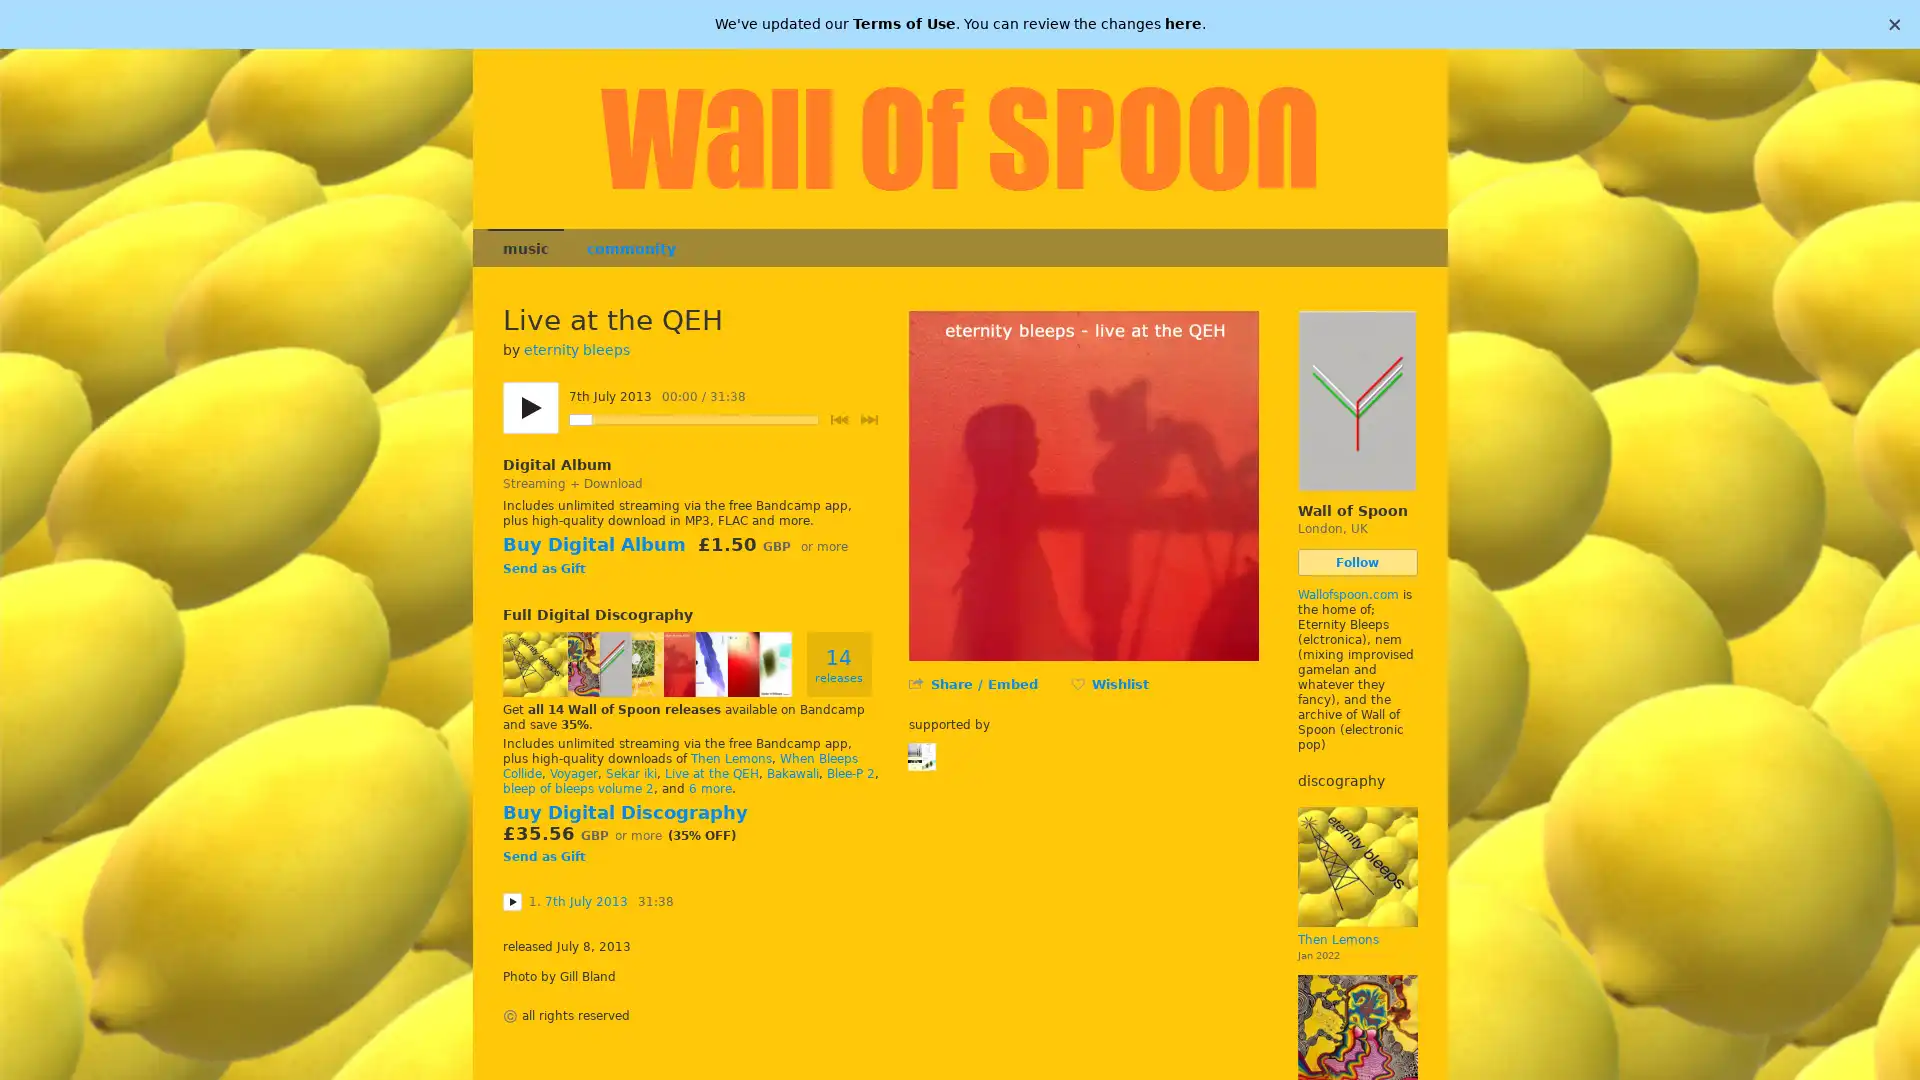  Describe the element at coordinates (543, 570) in the screenshot. I see `Send as Gift` at that location.